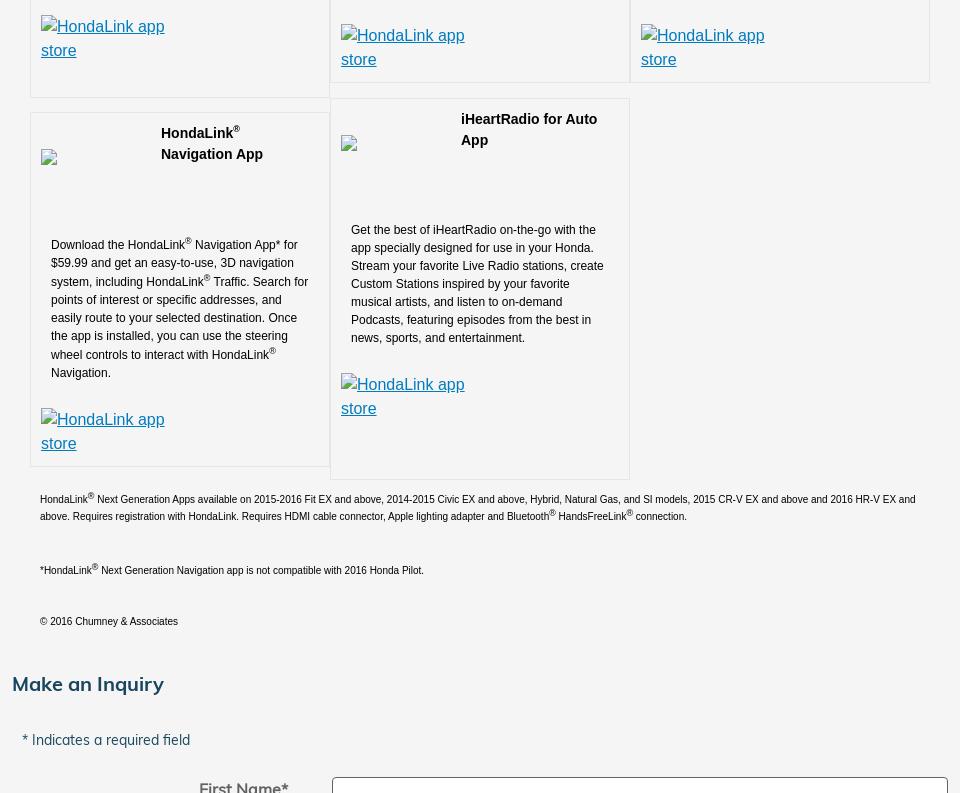 The height and width of the screenshot is (793, 960). Describe the element at coordinates (105, 737) in the screenshot. I see `'* Indicates a required field'` at that location.